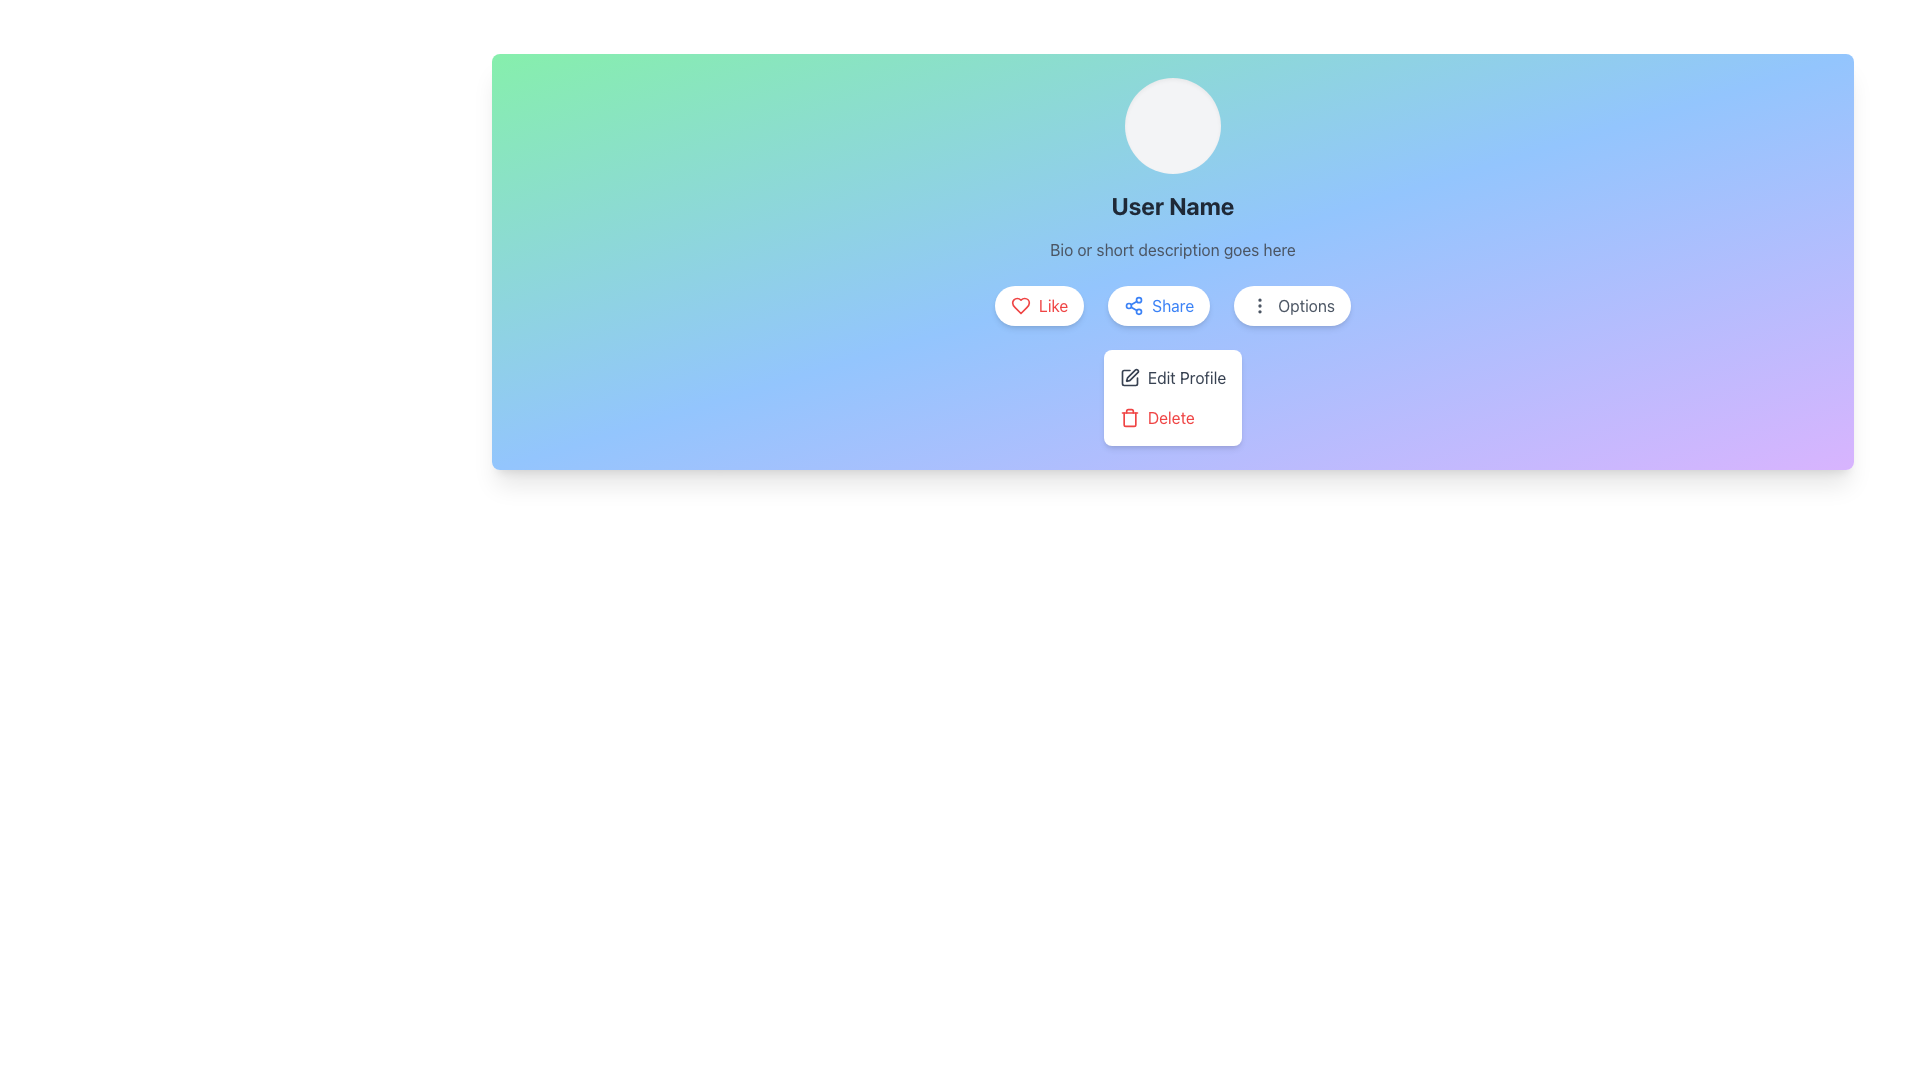 The height and width of the screenshot is (1080, 1920). I want to click on the third button in a series of options, which opens a dropdown or menu with additional actions, so click(1292, 305).